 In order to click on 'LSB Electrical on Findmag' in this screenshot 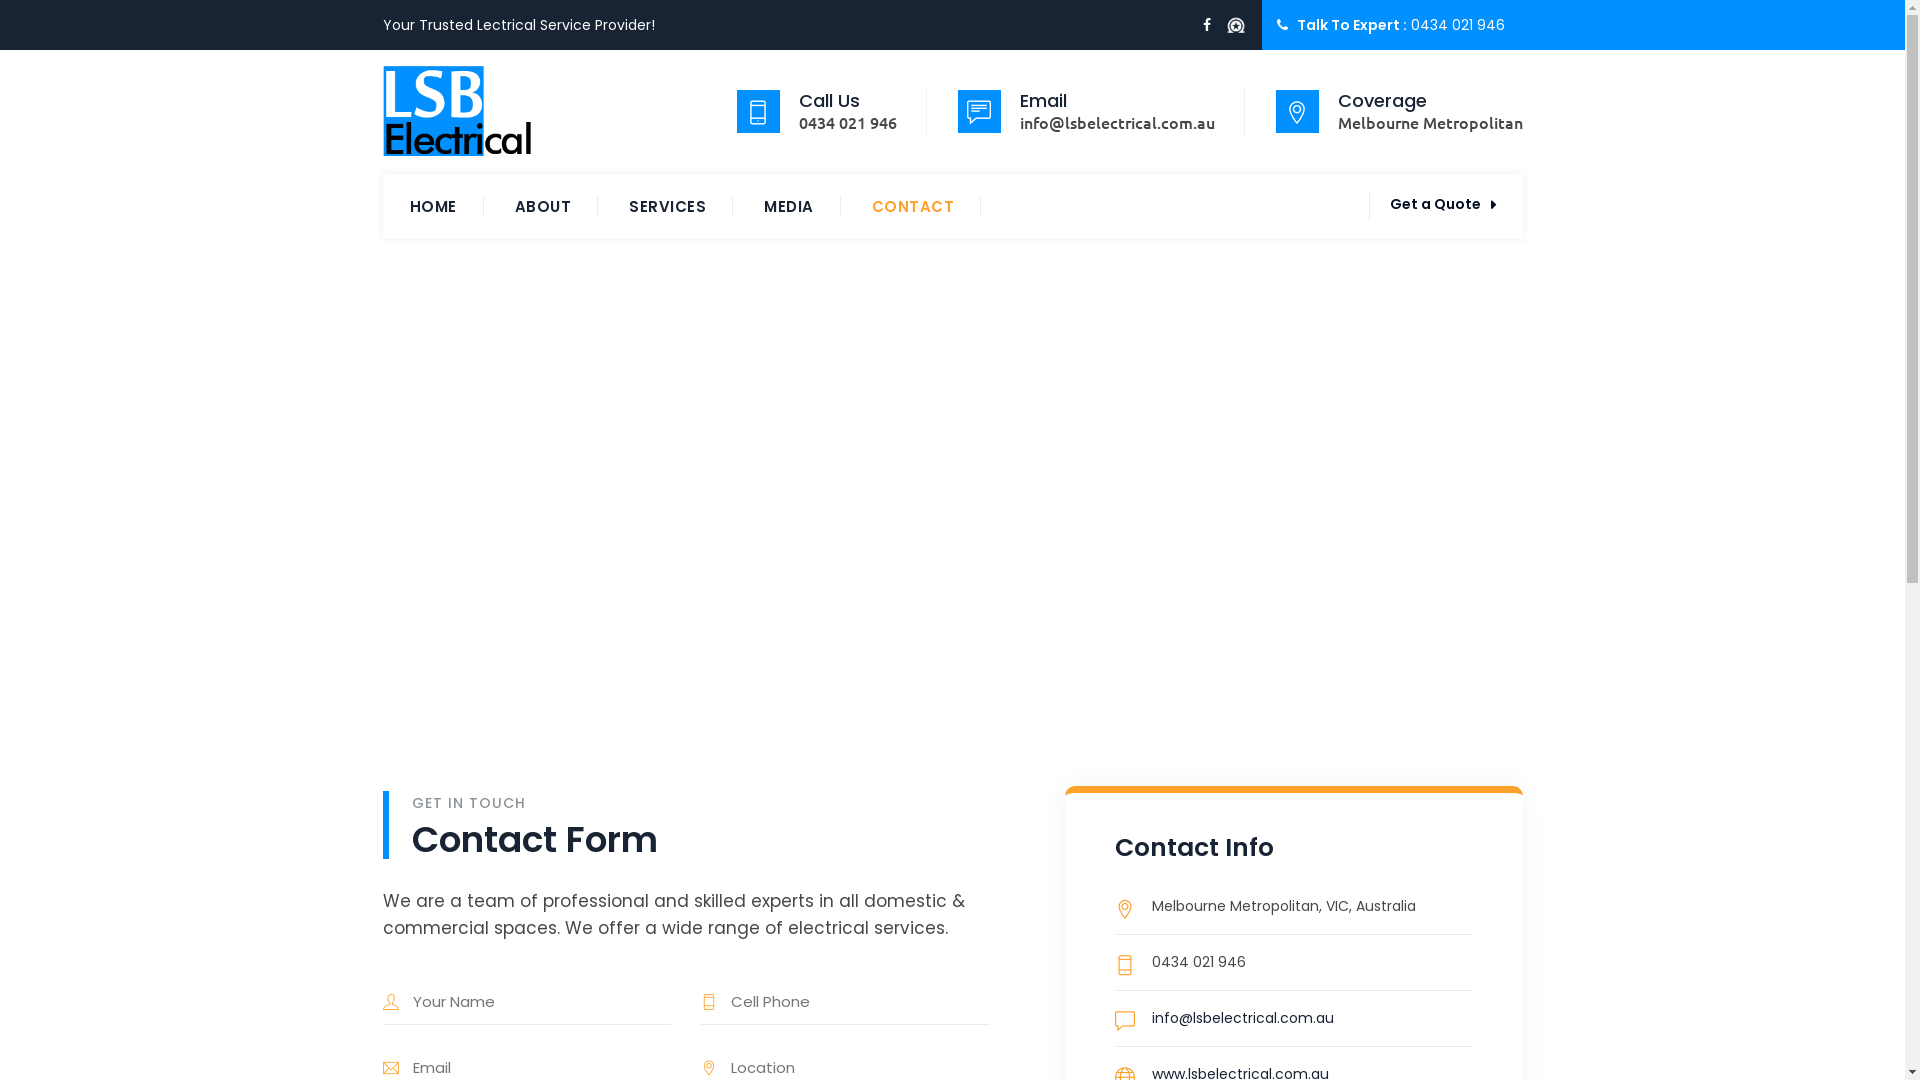, I will do `click(1233, 26)`.